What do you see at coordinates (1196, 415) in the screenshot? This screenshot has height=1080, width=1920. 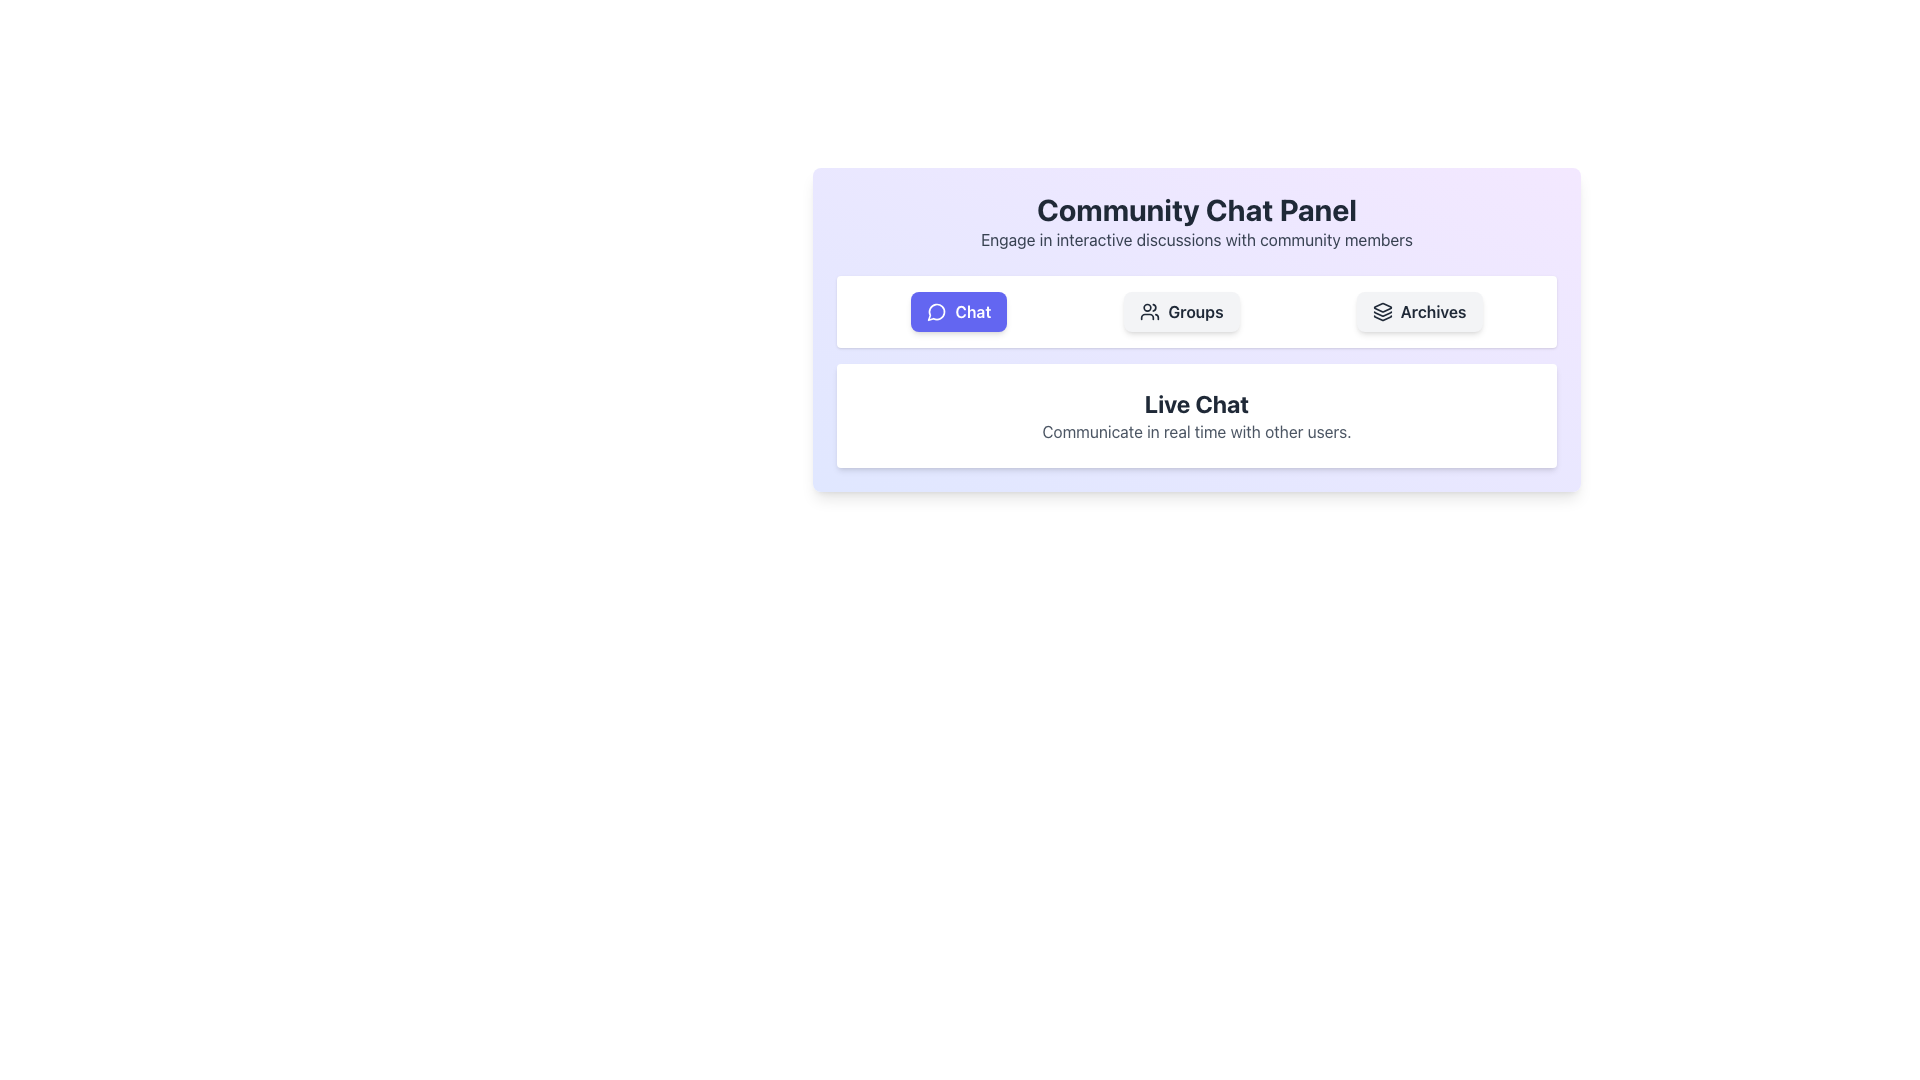 I see `the 'Live Chat' label group, which features a large, bold title and smaller descriptive text, positioned centrally within a white card below the buttons 'Chat,' 'Groups,' and 'Archives.'` at bounding box center [1196, 415].